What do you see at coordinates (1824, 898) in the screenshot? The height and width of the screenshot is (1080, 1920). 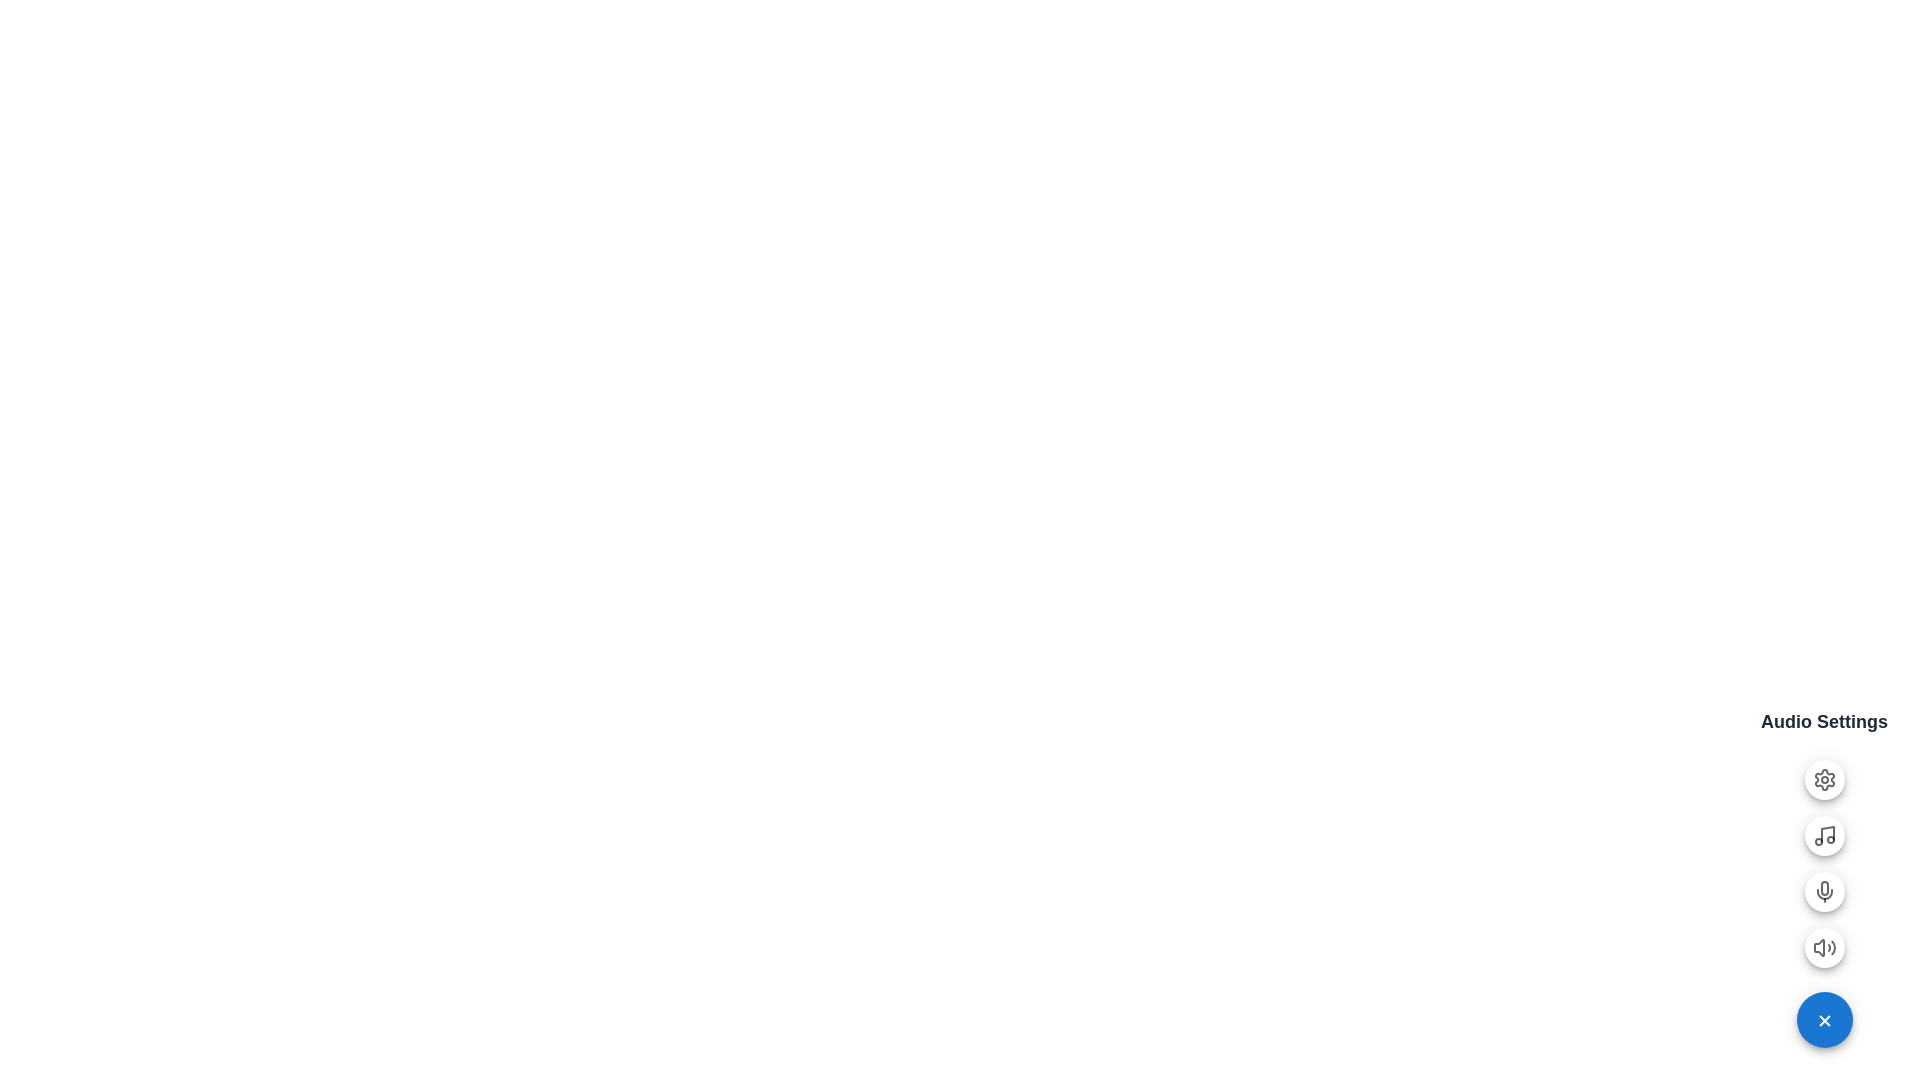 I see `the microphone settings button located in the vertical menu under 'Audio Settings'` at bounding box center [1824, 898].